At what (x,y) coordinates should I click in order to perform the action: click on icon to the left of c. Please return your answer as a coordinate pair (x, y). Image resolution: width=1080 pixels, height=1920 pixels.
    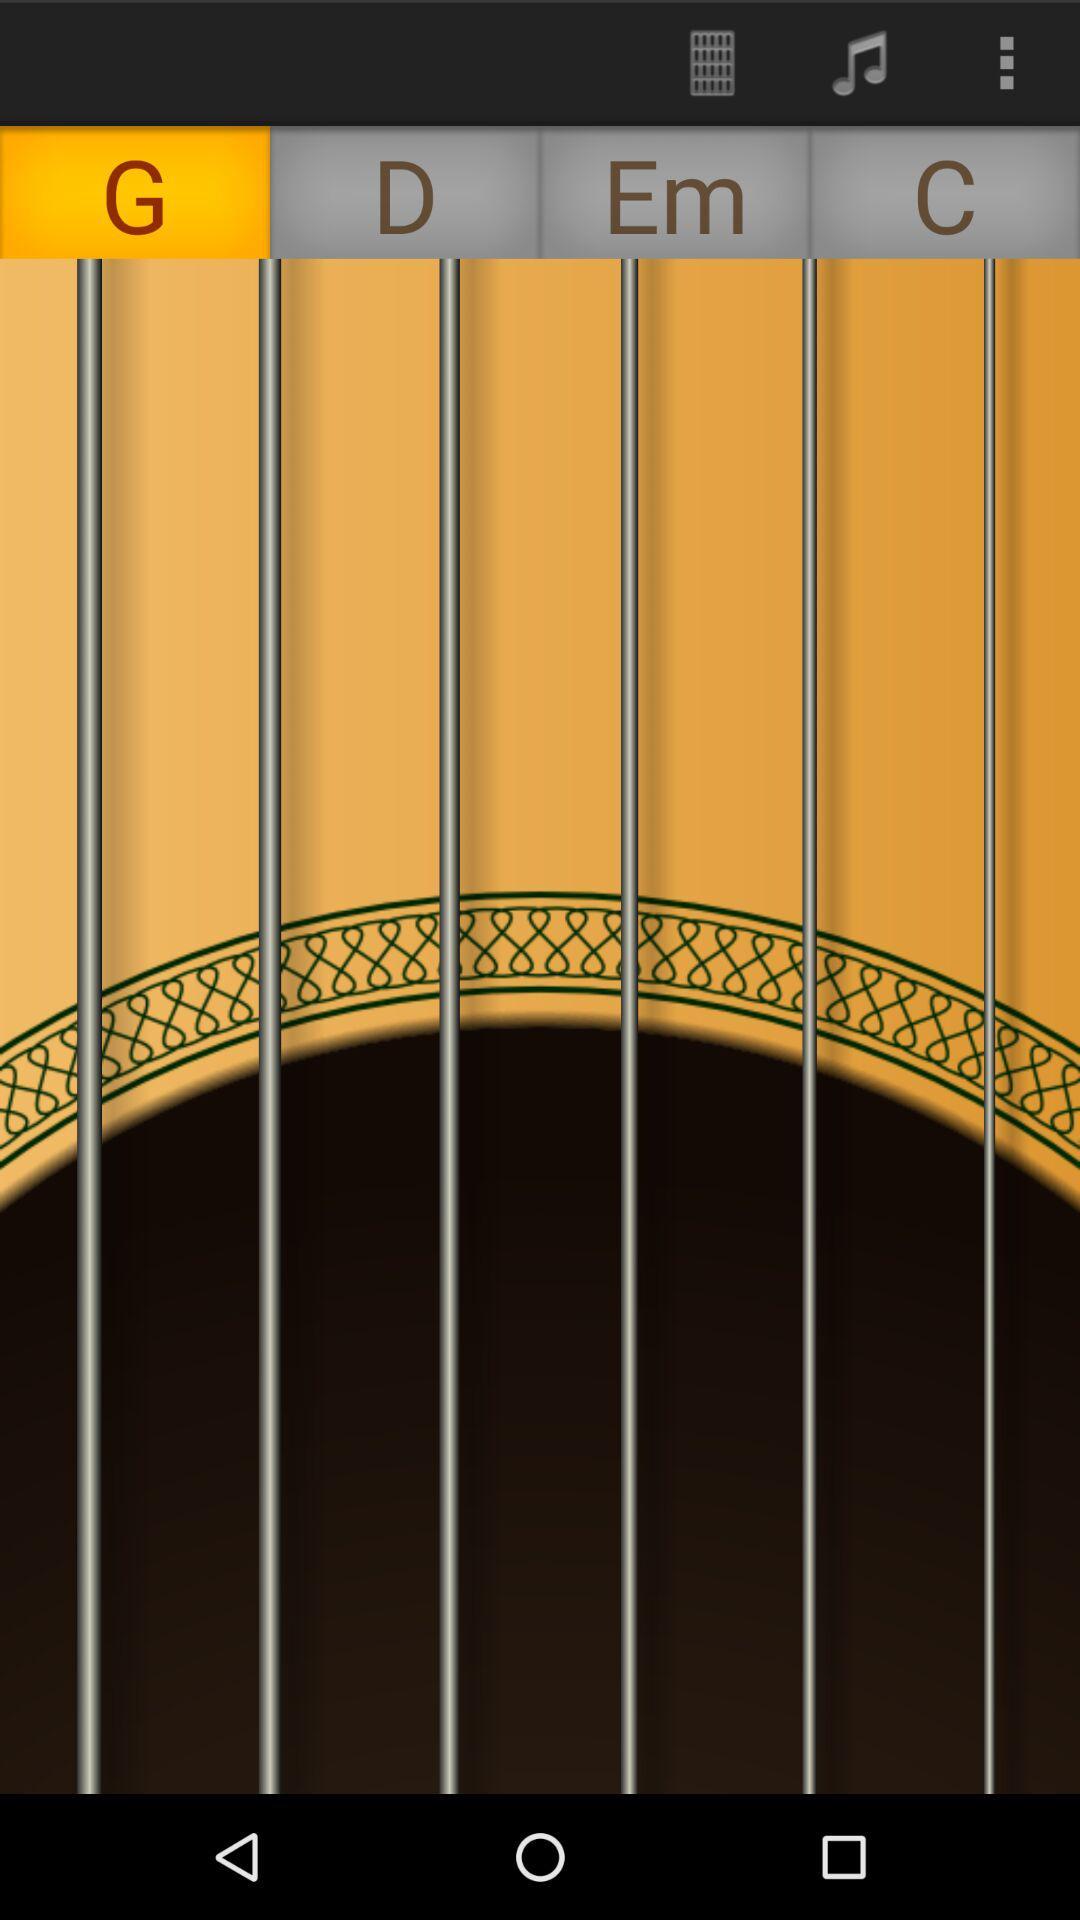
    Looking at the image, I should click on (675, 192).